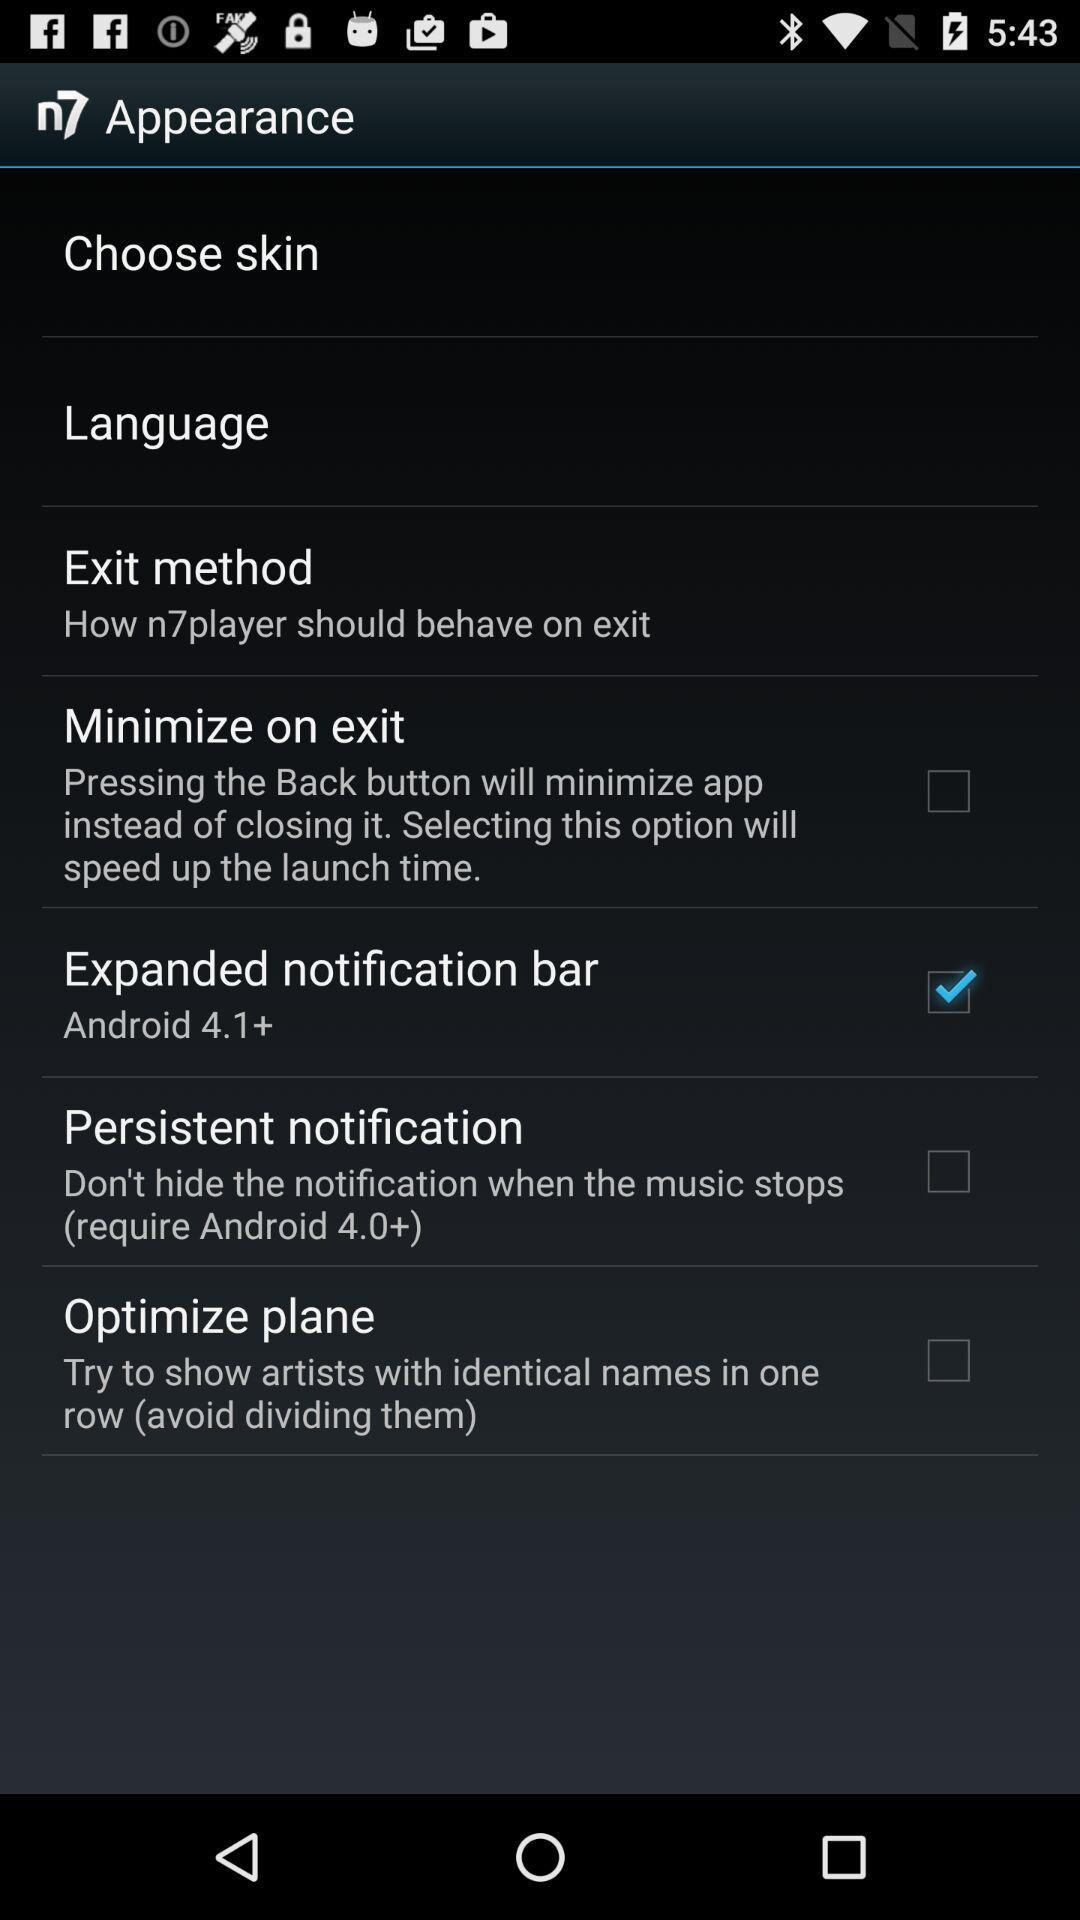  I want to click on the how n7player should app, so click(356, 621).